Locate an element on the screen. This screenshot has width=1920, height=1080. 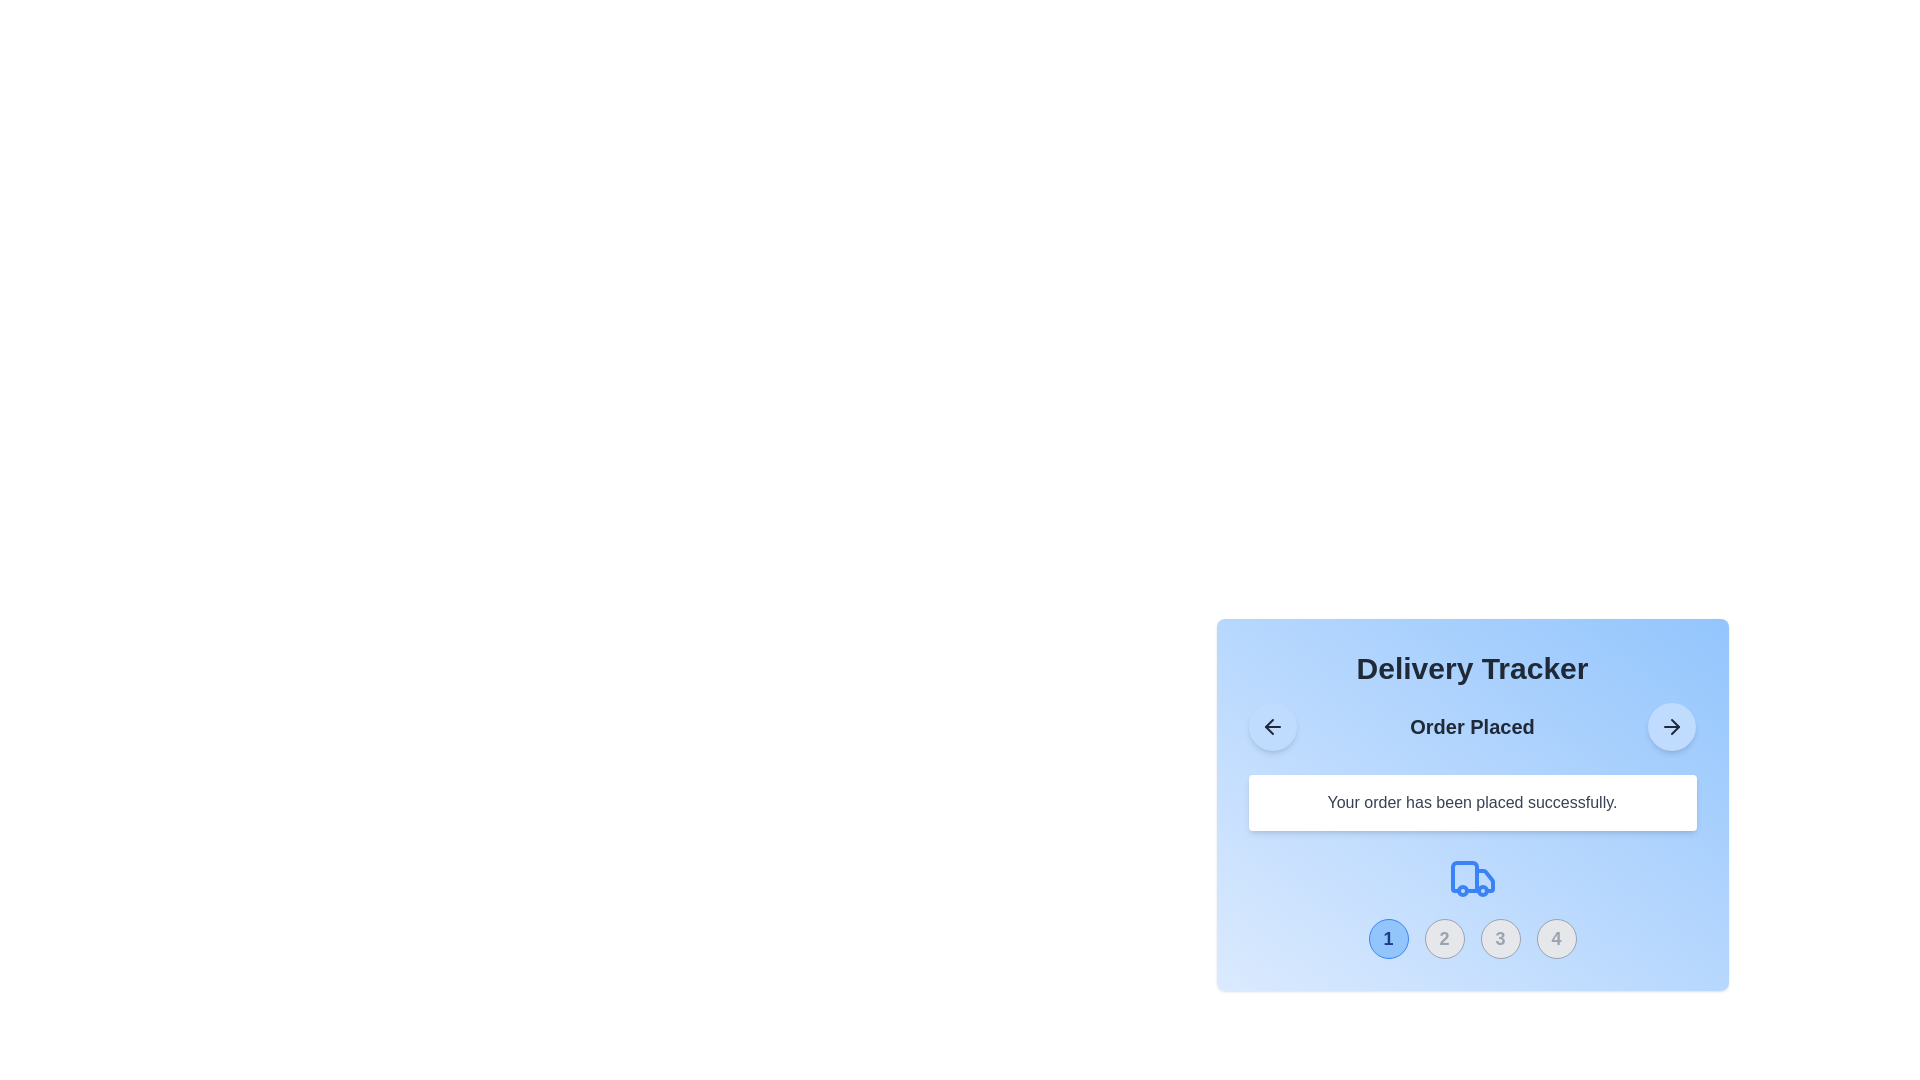
the rightward arrow icon within the circular button located in the top-right corner of the delivery tracker interface is located at coordinates (1671, 726).